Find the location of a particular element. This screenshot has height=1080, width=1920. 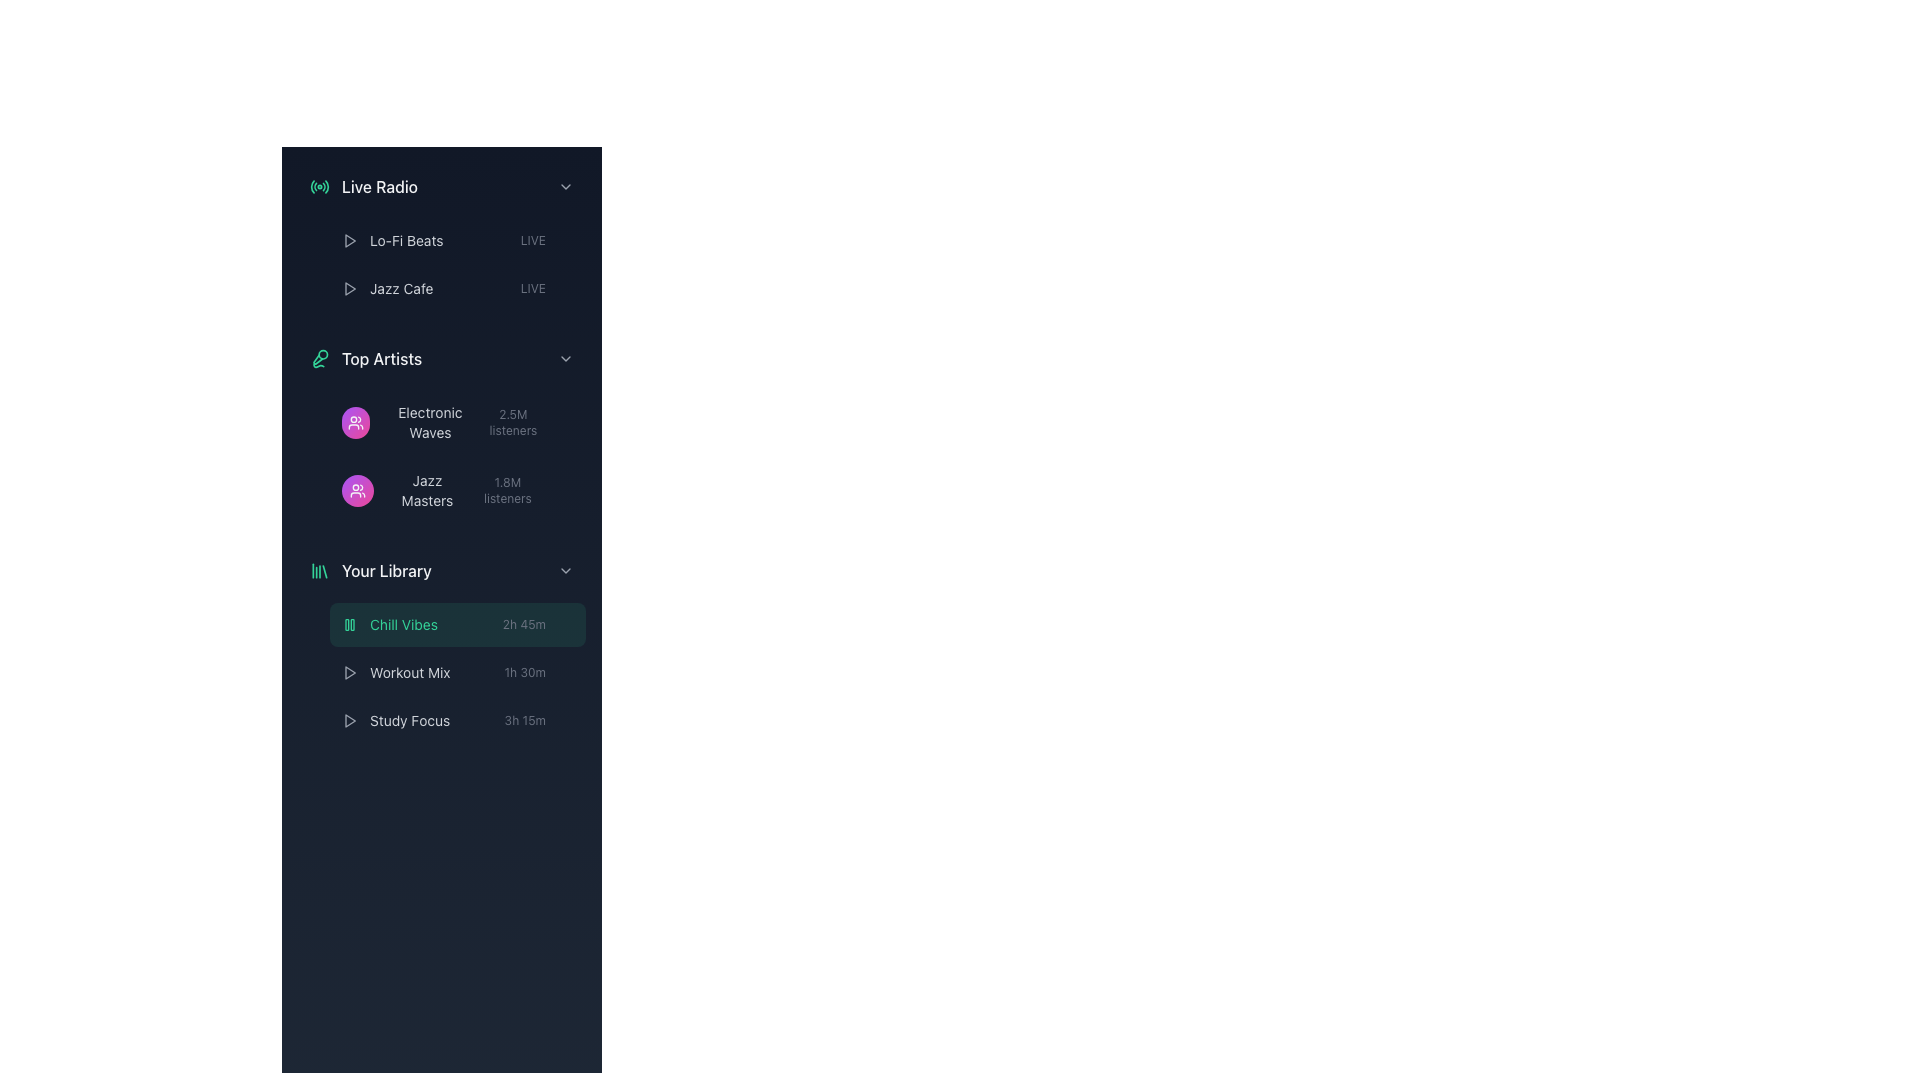

the navigational button that leads to a detailed view of top artists, located below the 'Live Radio' section and above the 'Electronic Waves' entry in the 'Top Artists' segment is located at coordinates (366, 357).